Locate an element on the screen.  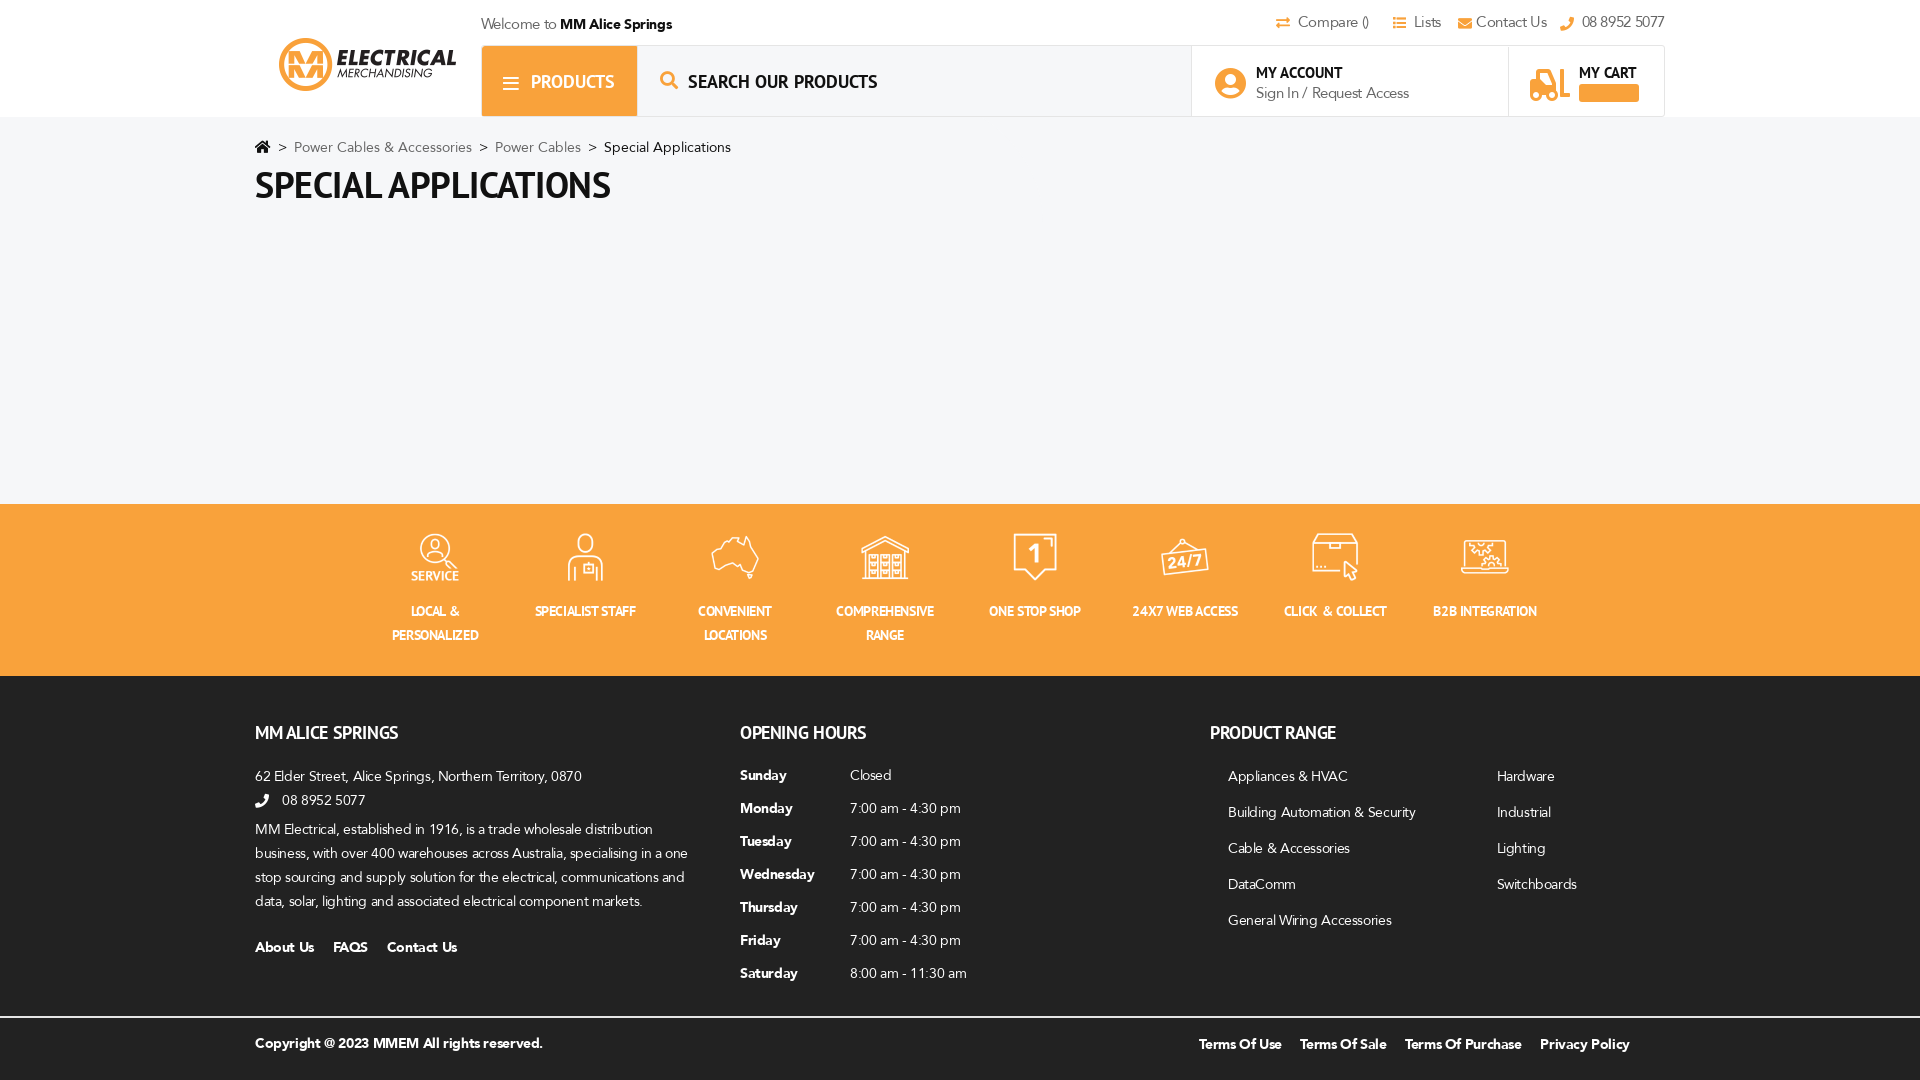
'Hardware' is located at coordinates (1496, 774).